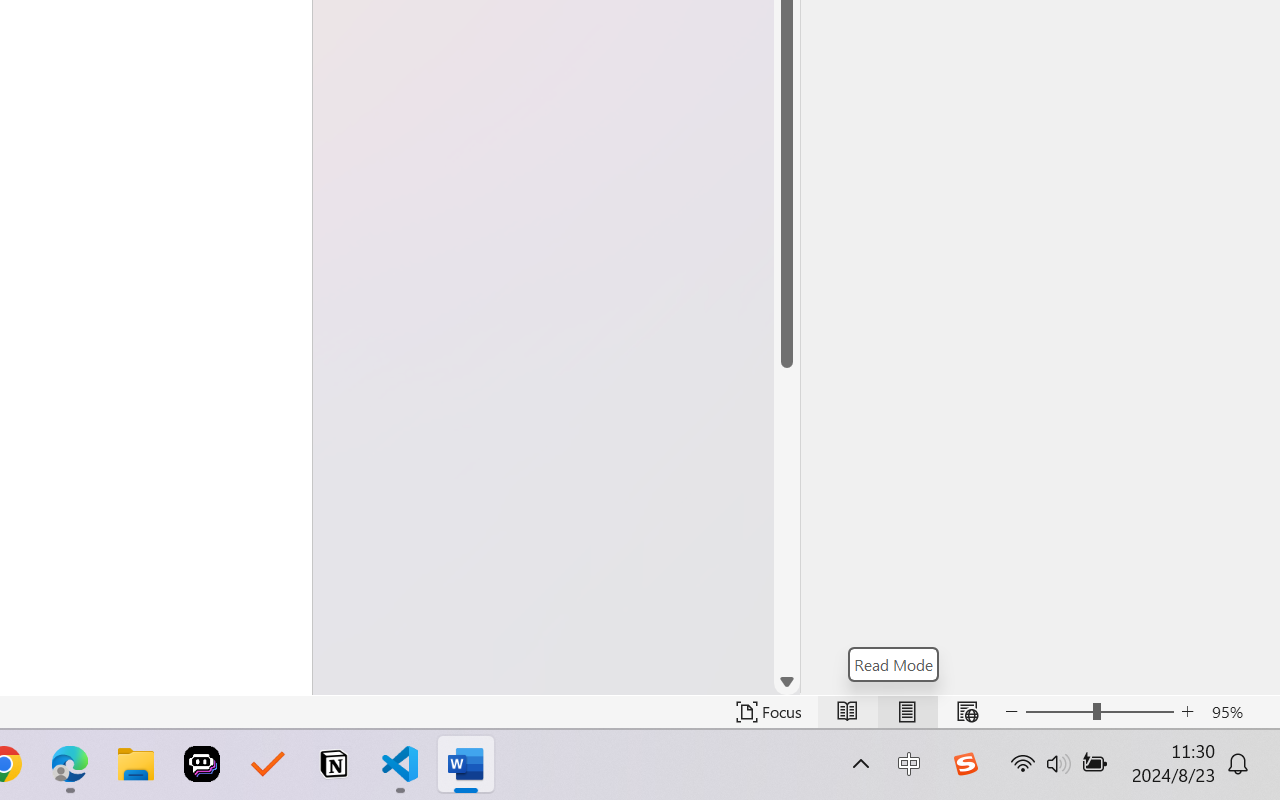  I want to click on 'Line down', so click(786, 682).